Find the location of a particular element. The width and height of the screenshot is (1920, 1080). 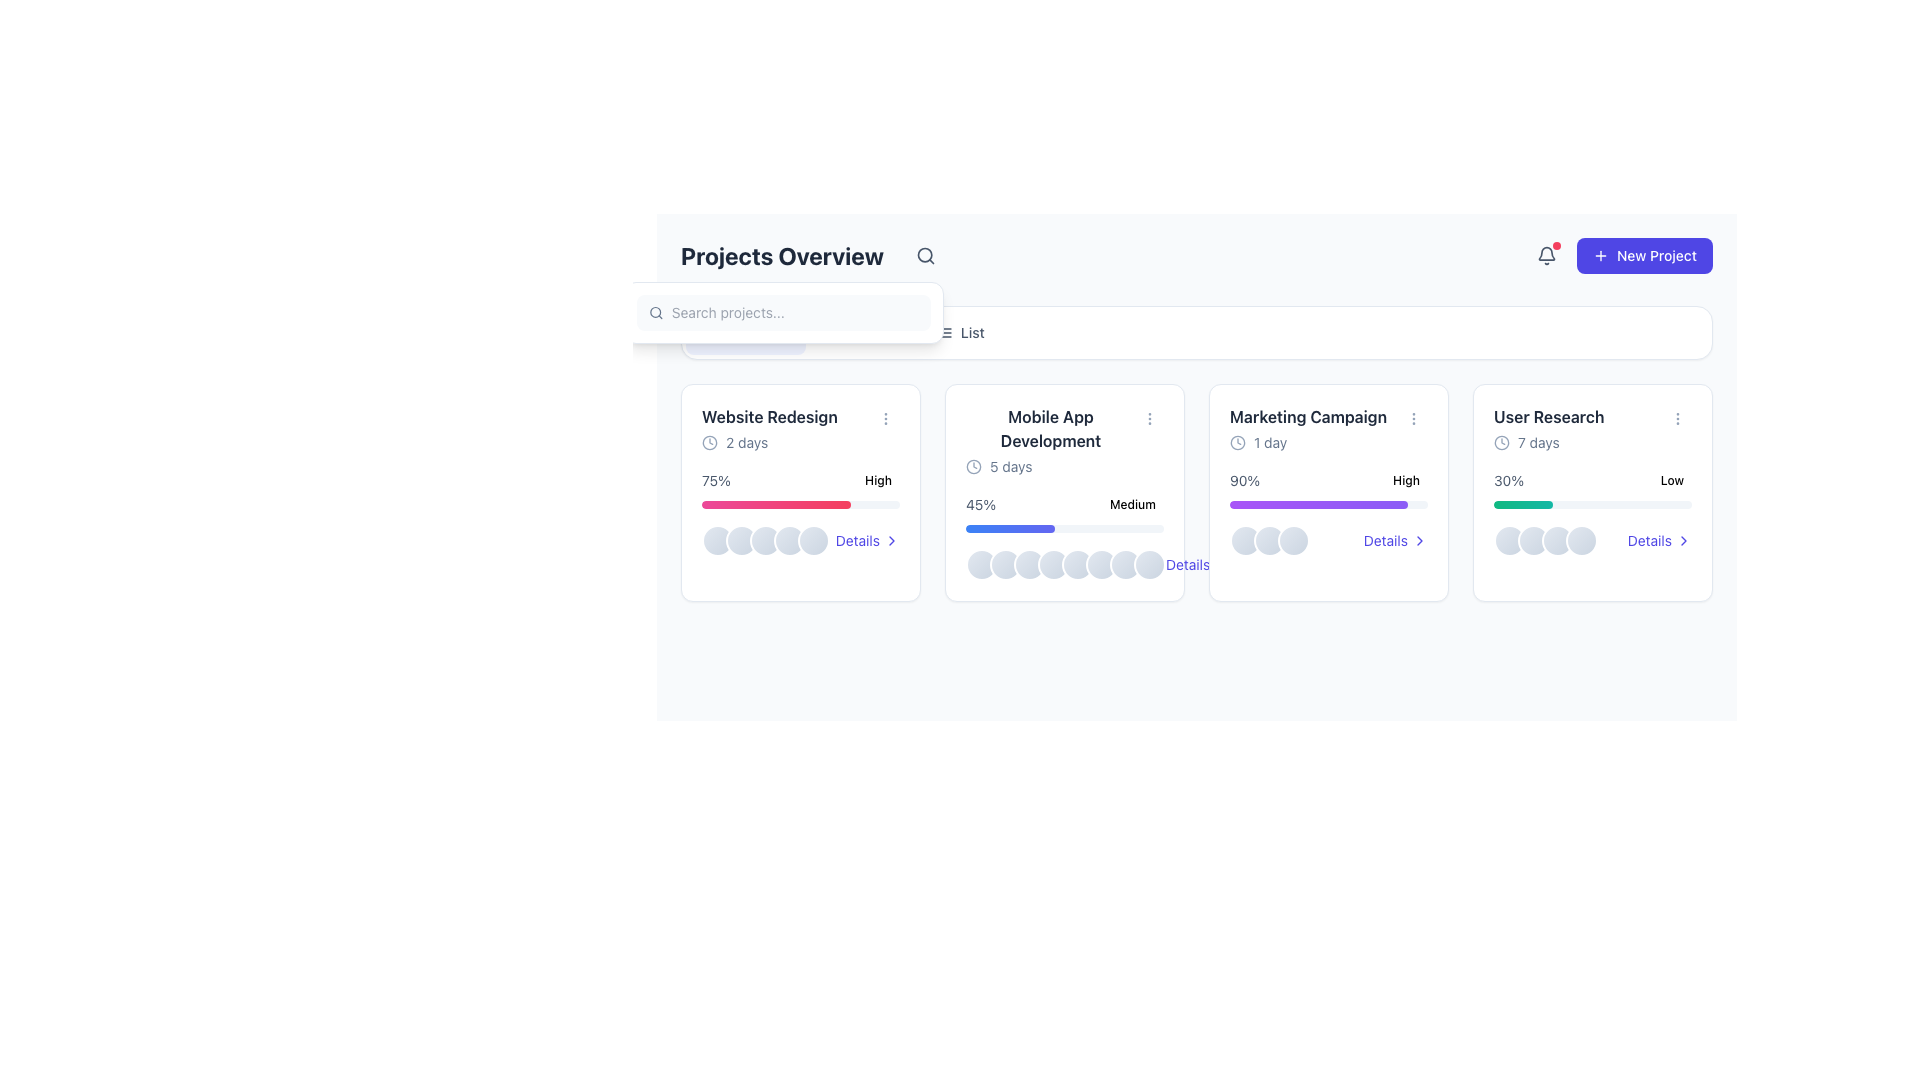

the textual element displaying the title and timeline of the marketing campaign project located in the third card of a horizontally arranged series is located at coordinates (1308, 427).